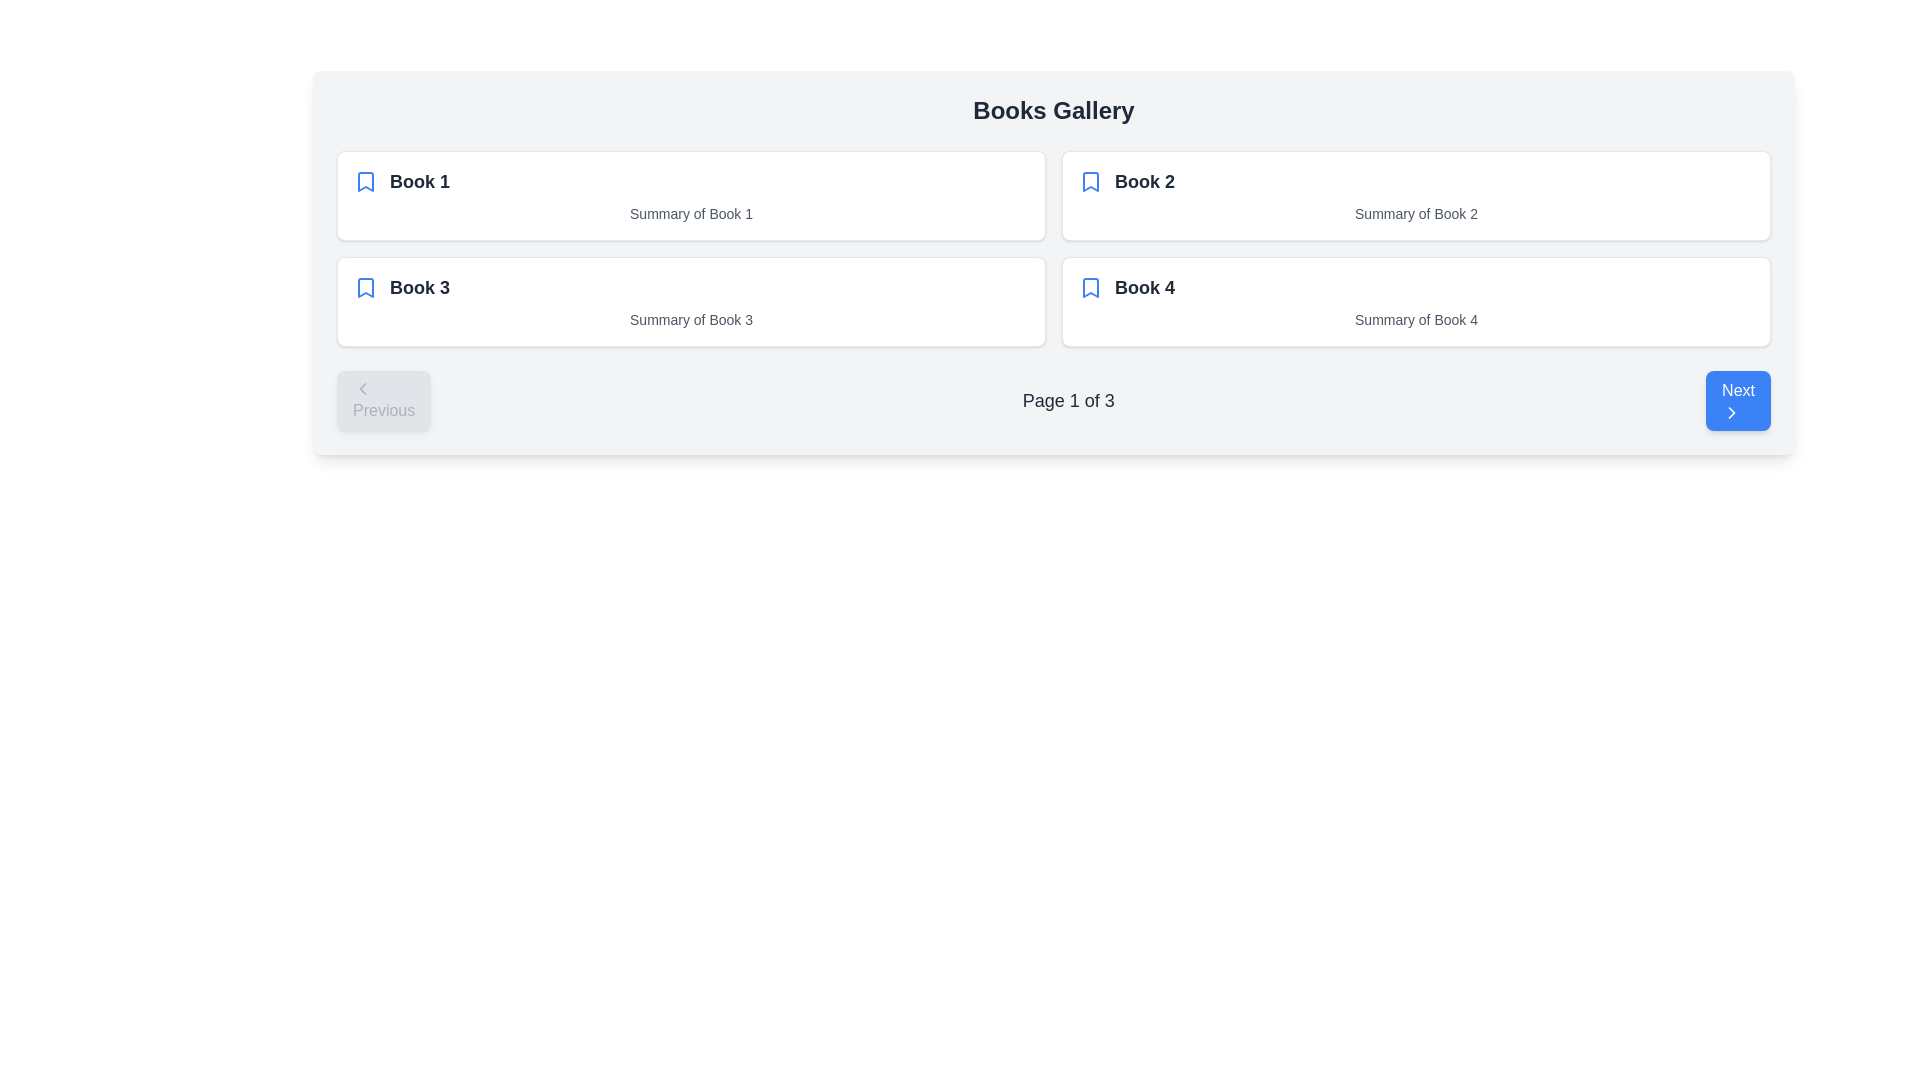  I want to click on the chevron icon located at the bottom-right corner of the 'Next' button, which indicates movement to the next page, so click(1731, 411).